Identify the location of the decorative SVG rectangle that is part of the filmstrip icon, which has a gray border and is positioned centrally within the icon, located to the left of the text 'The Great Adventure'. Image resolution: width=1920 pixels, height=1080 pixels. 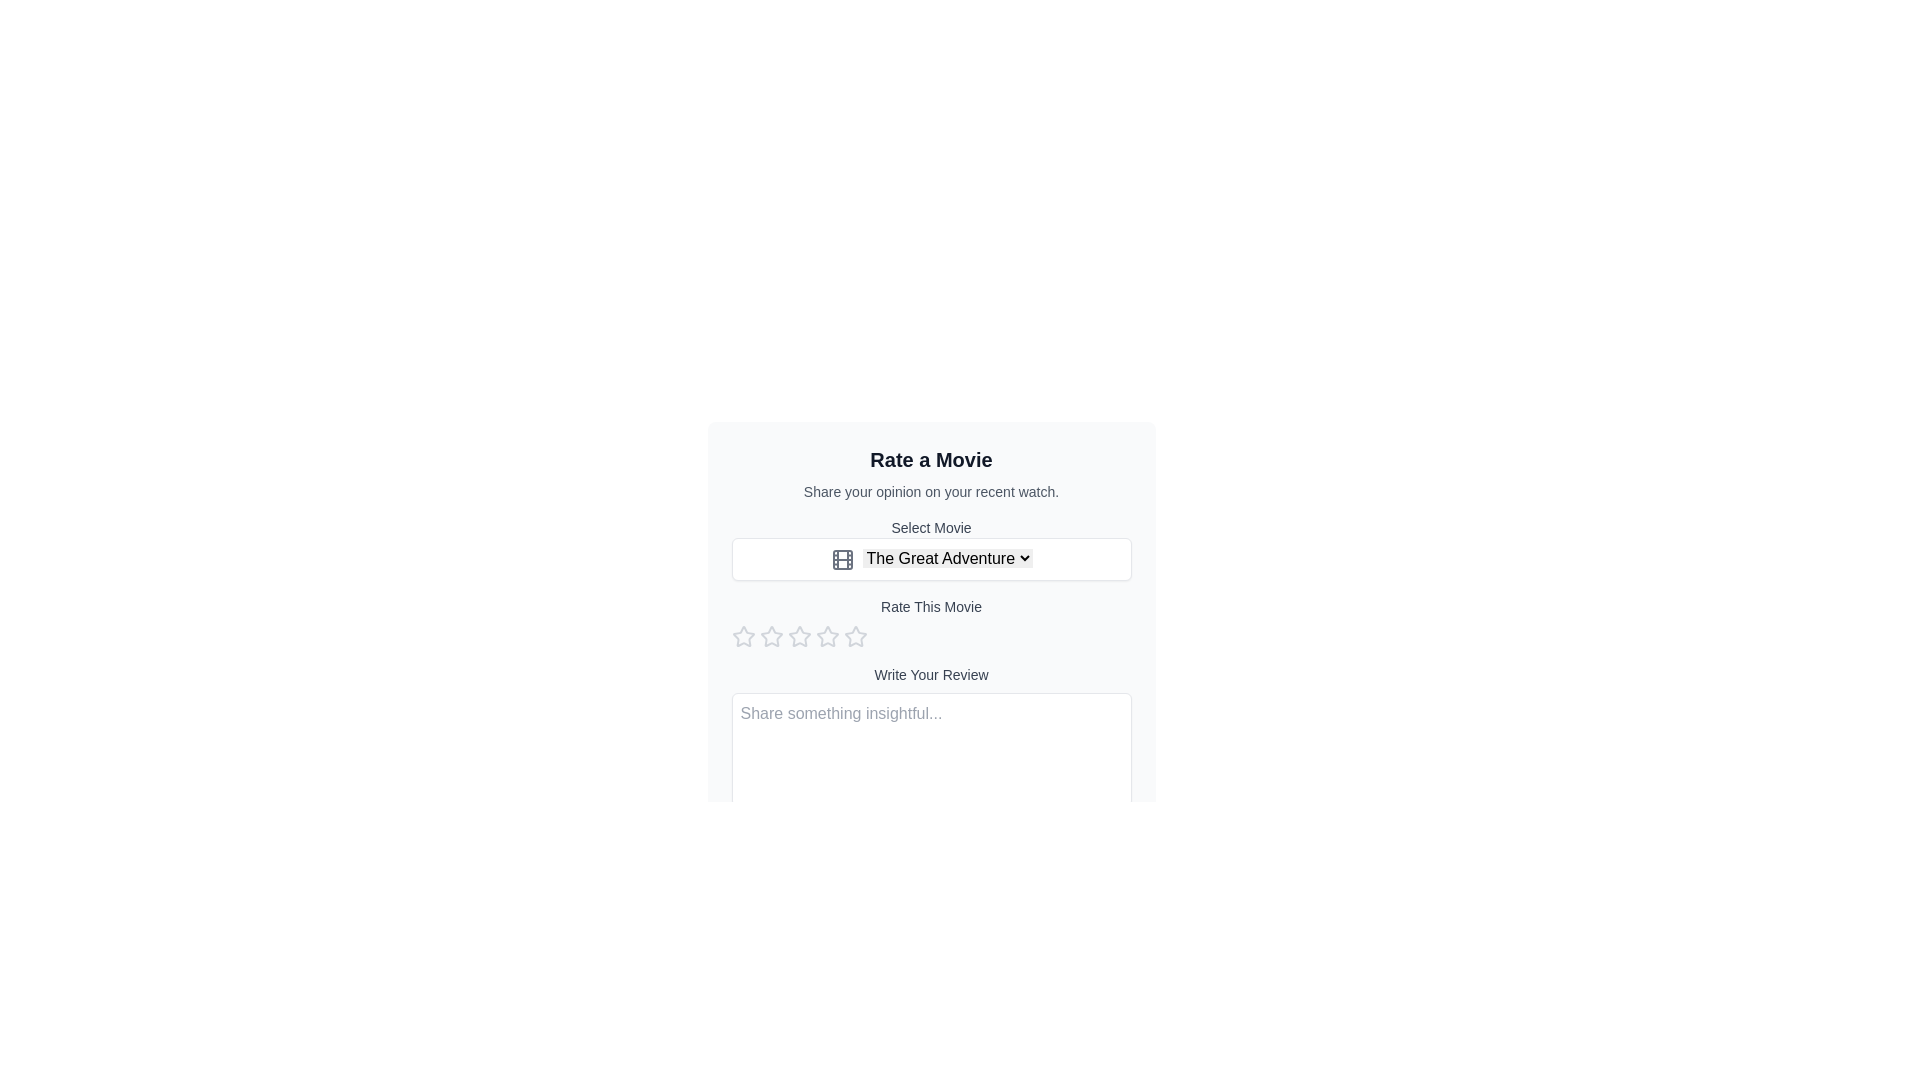
(842, 559).